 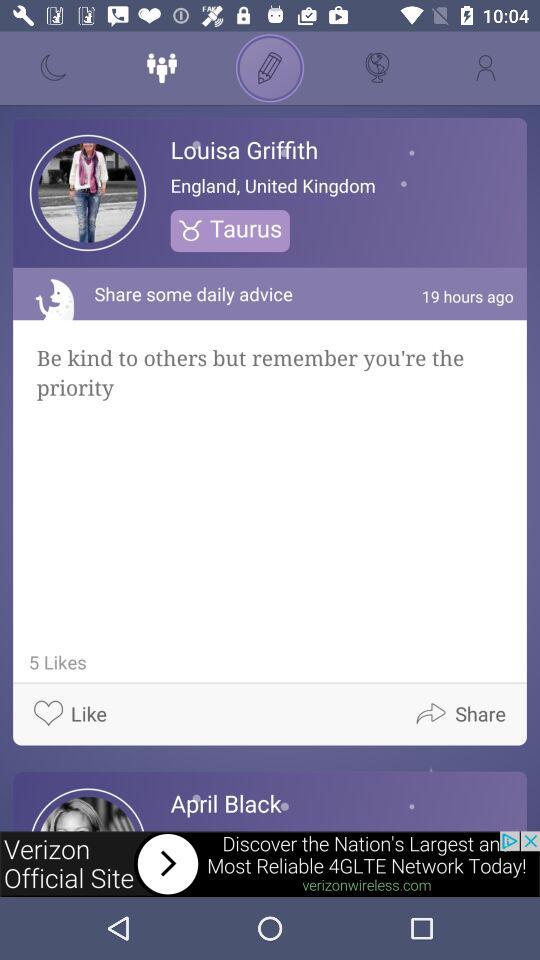 I want to click on 5likes above like, so click(x=54, y=662).